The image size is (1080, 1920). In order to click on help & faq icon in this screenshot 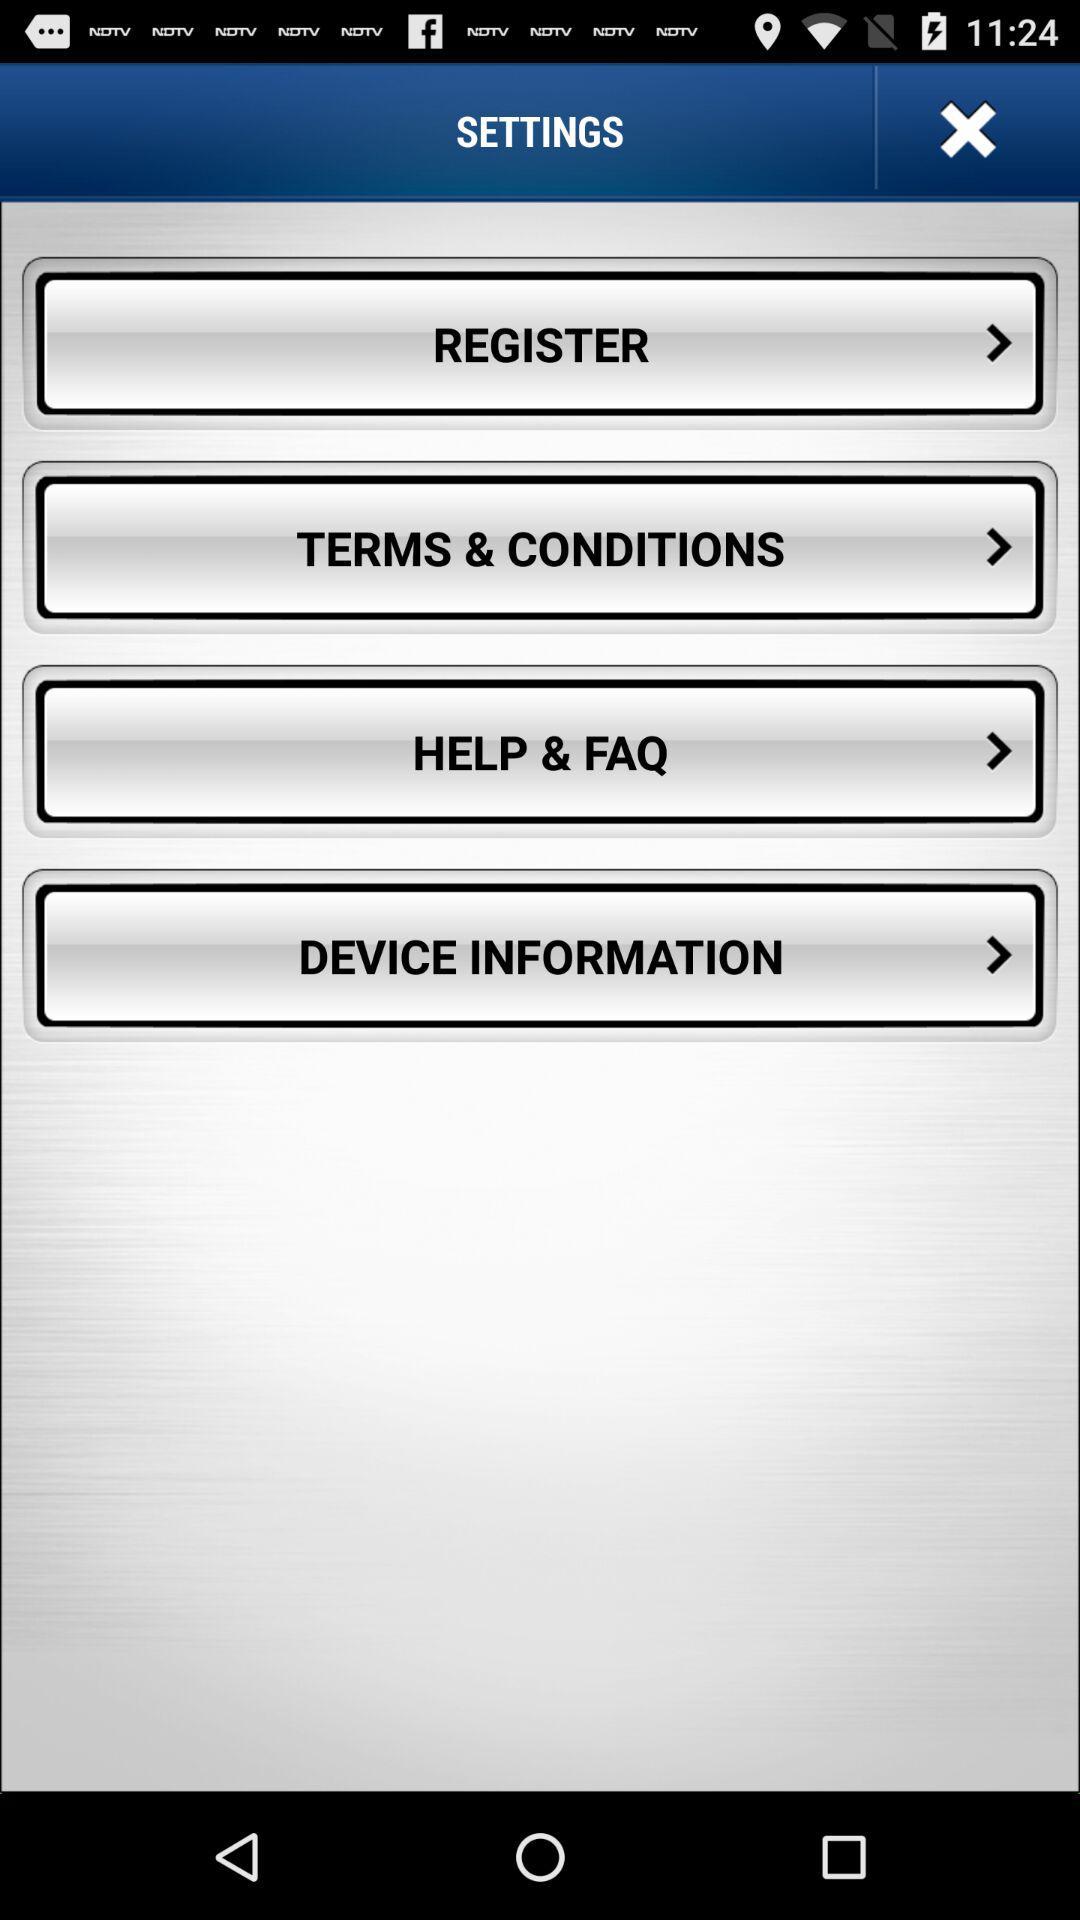, I will do `click(540, 751)`.